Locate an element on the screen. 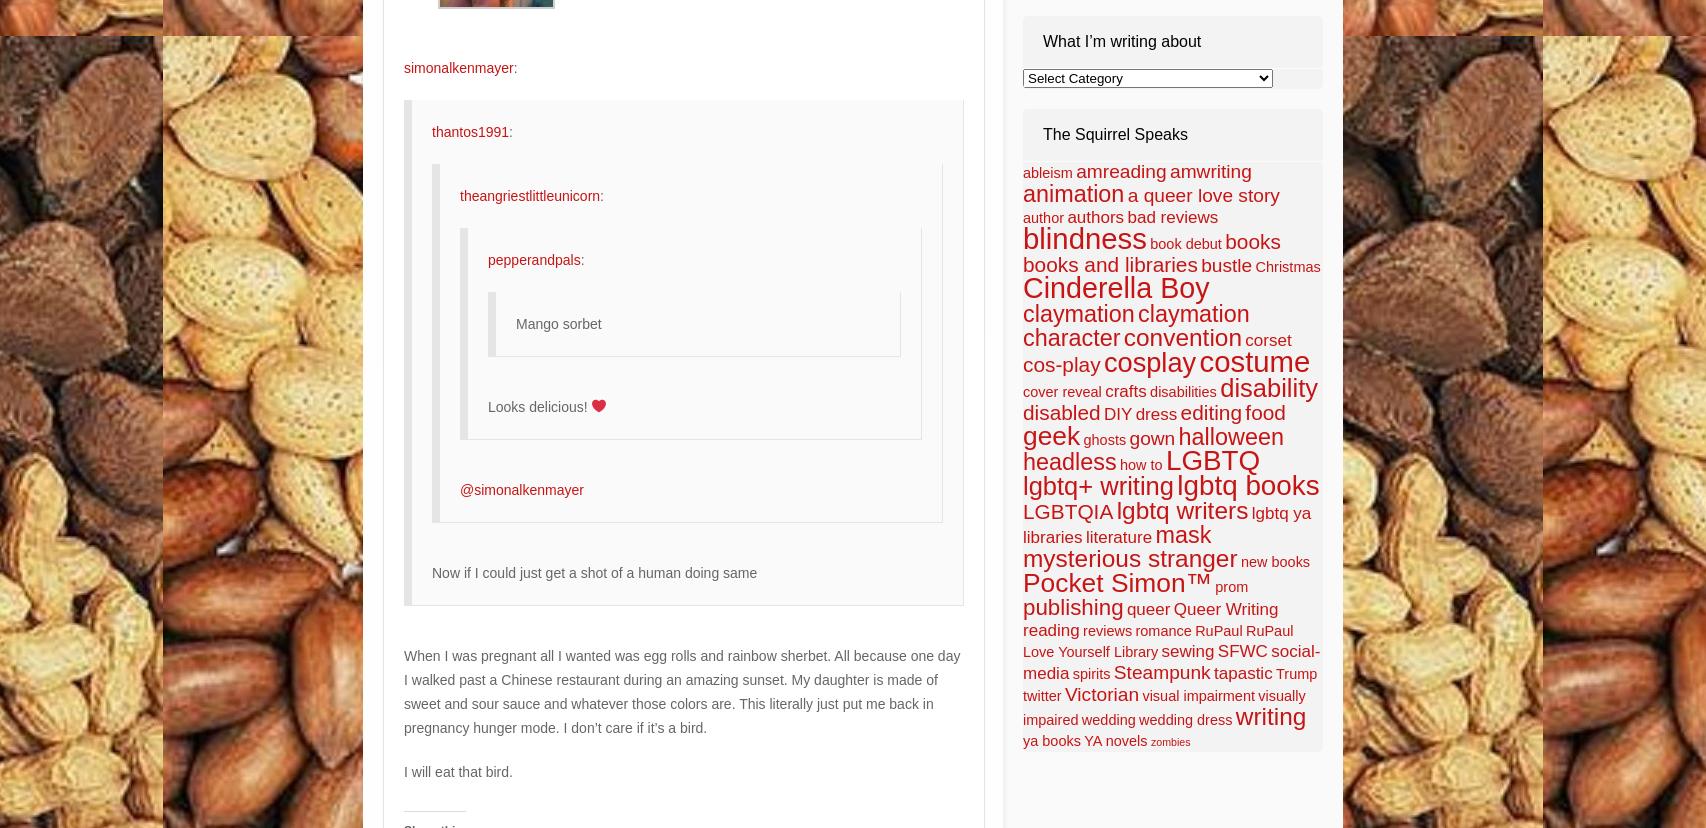 This screenshot has height=828, width=1706. 'amreading' is located at coordinates (1121, 171).